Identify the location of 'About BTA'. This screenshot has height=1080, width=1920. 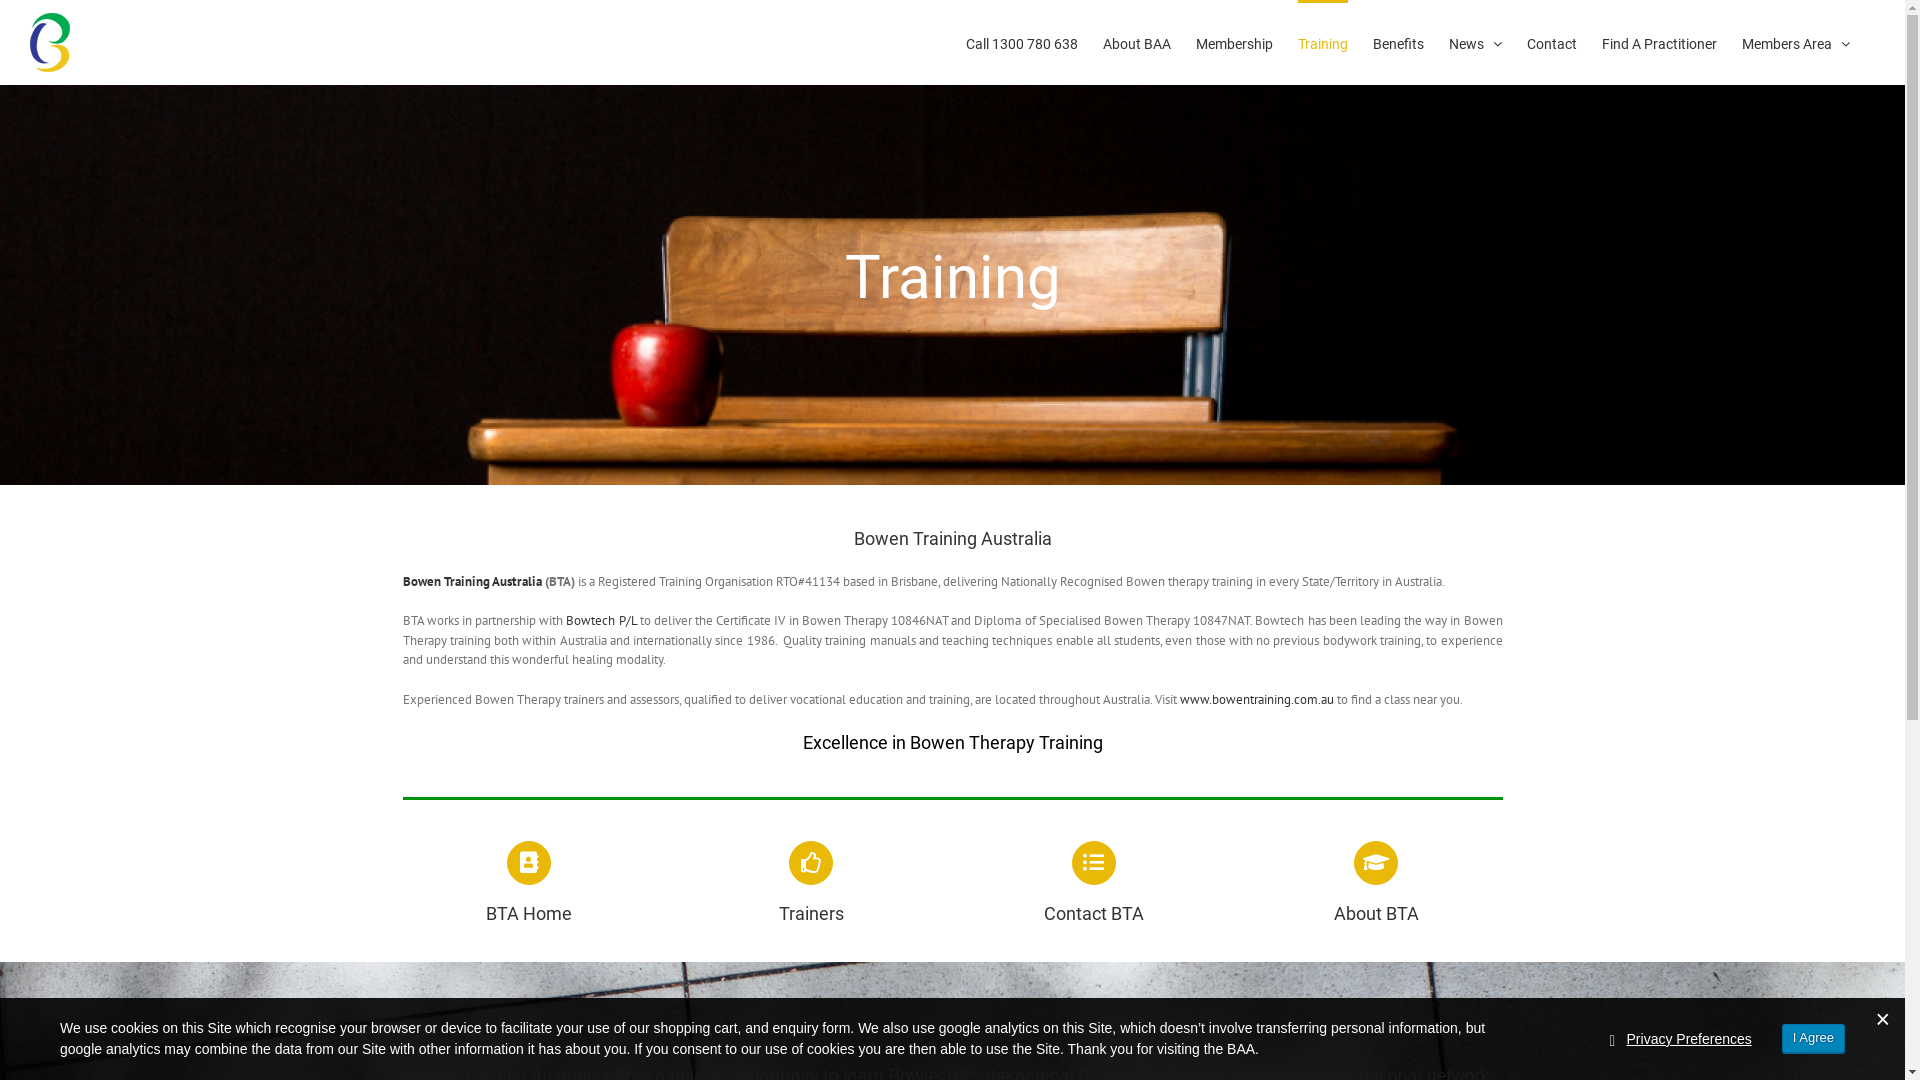
(1375, 882).